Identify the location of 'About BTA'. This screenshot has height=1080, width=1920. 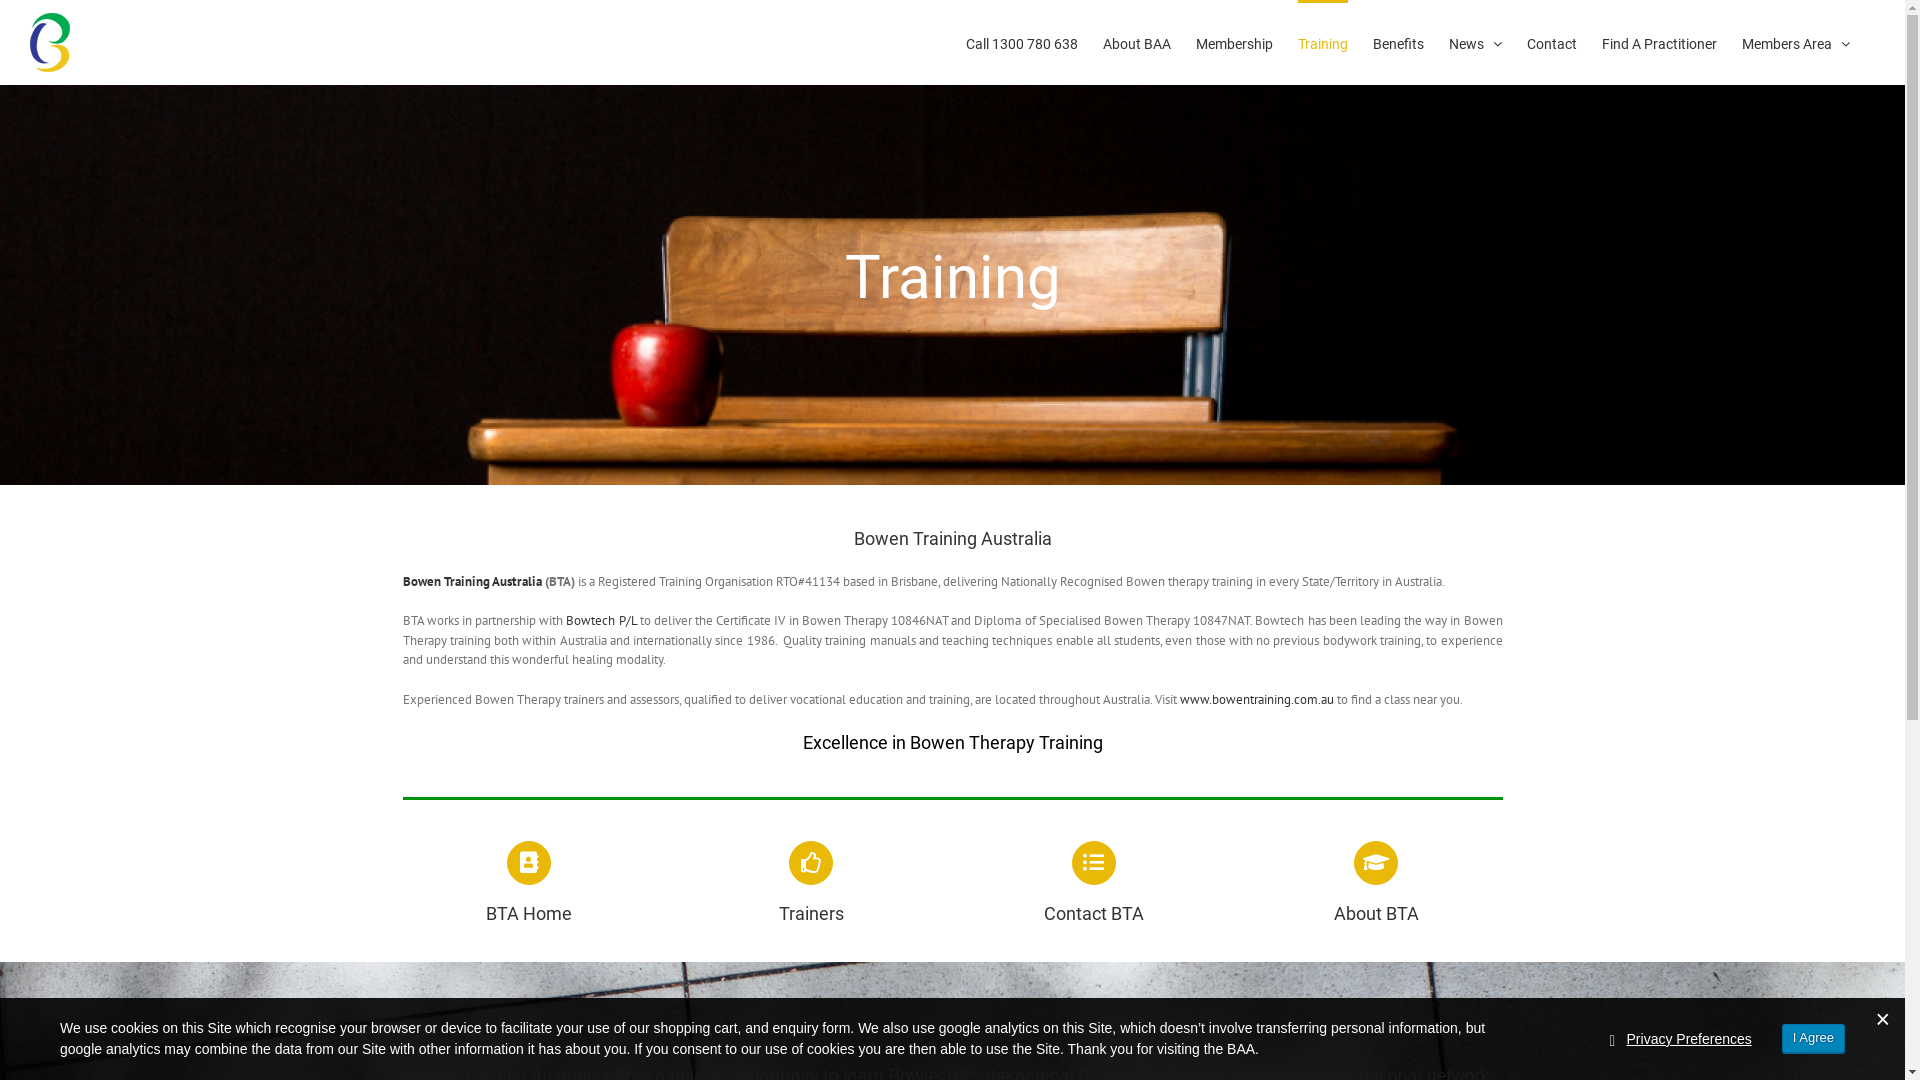
(1375, 882).